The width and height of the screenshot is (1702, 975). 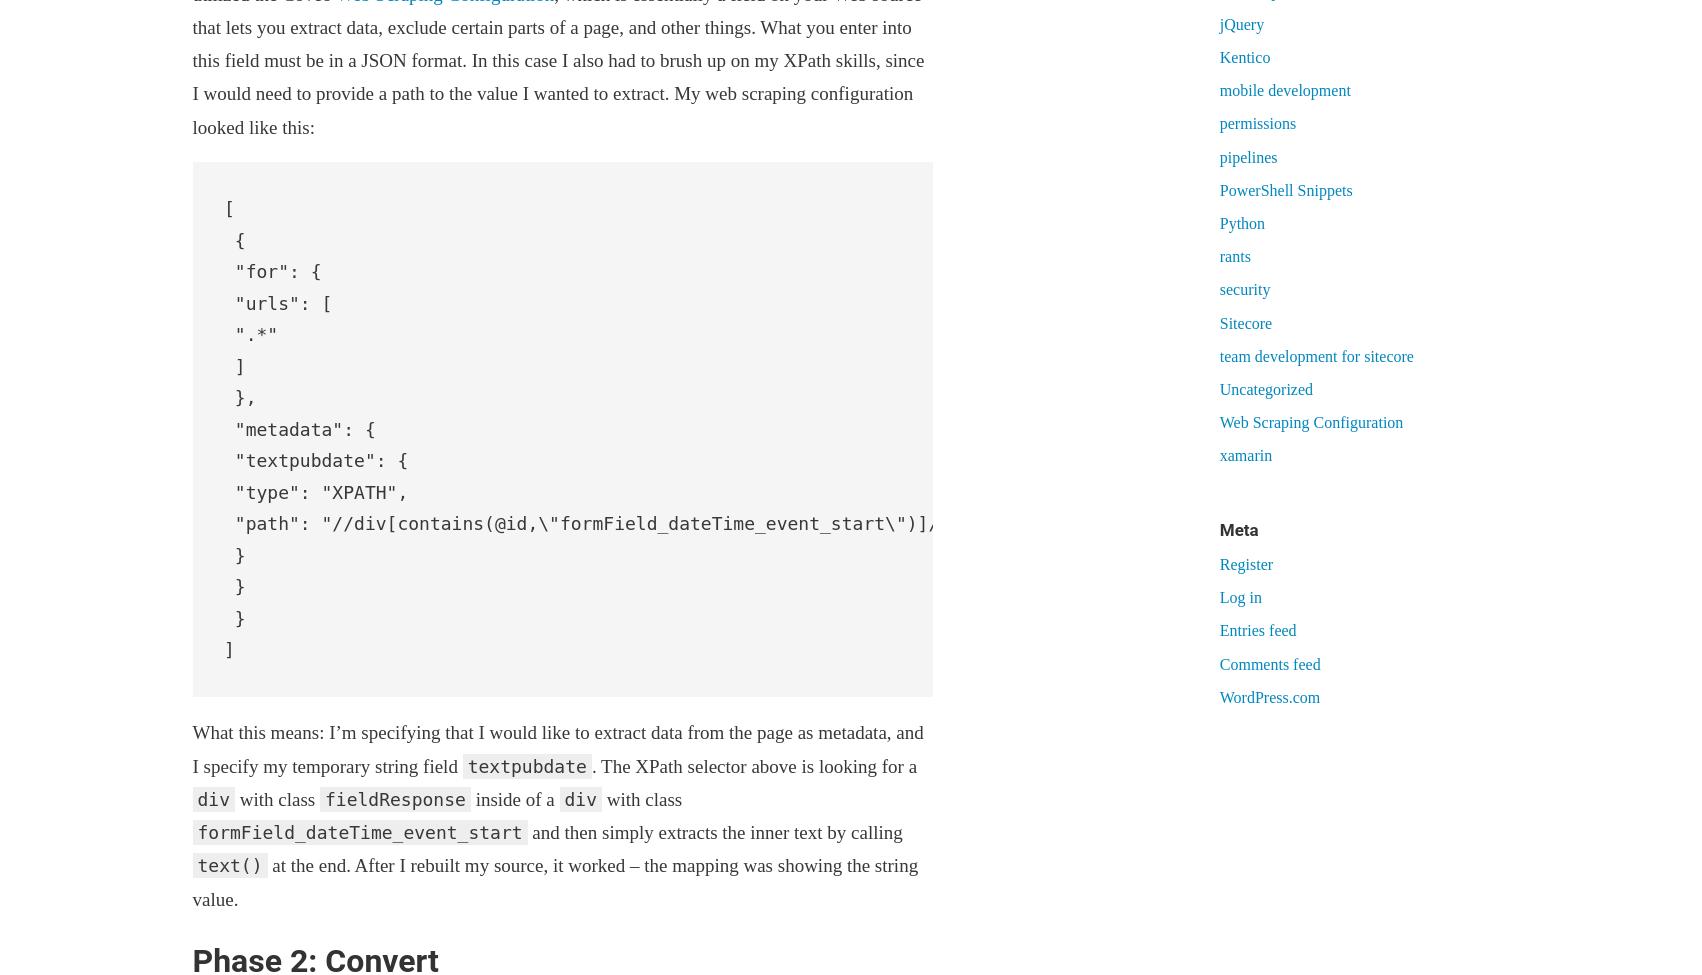 What do you see at coordinates (222, 429) in the screenshot?
I see `'[
 {
 "for": {
 "urls": [
 ".*"
 ]
 },
 "metadata": {
 "textpubdate": {
 "type": "XPATH",
 "path": "//div[contains(@id,\"formField_dateTime_event_start\")]/div[contains(@class,\"fieldResponse\")]/text()"
 }
 }
 }
]'` at bounding box center [222, 429].